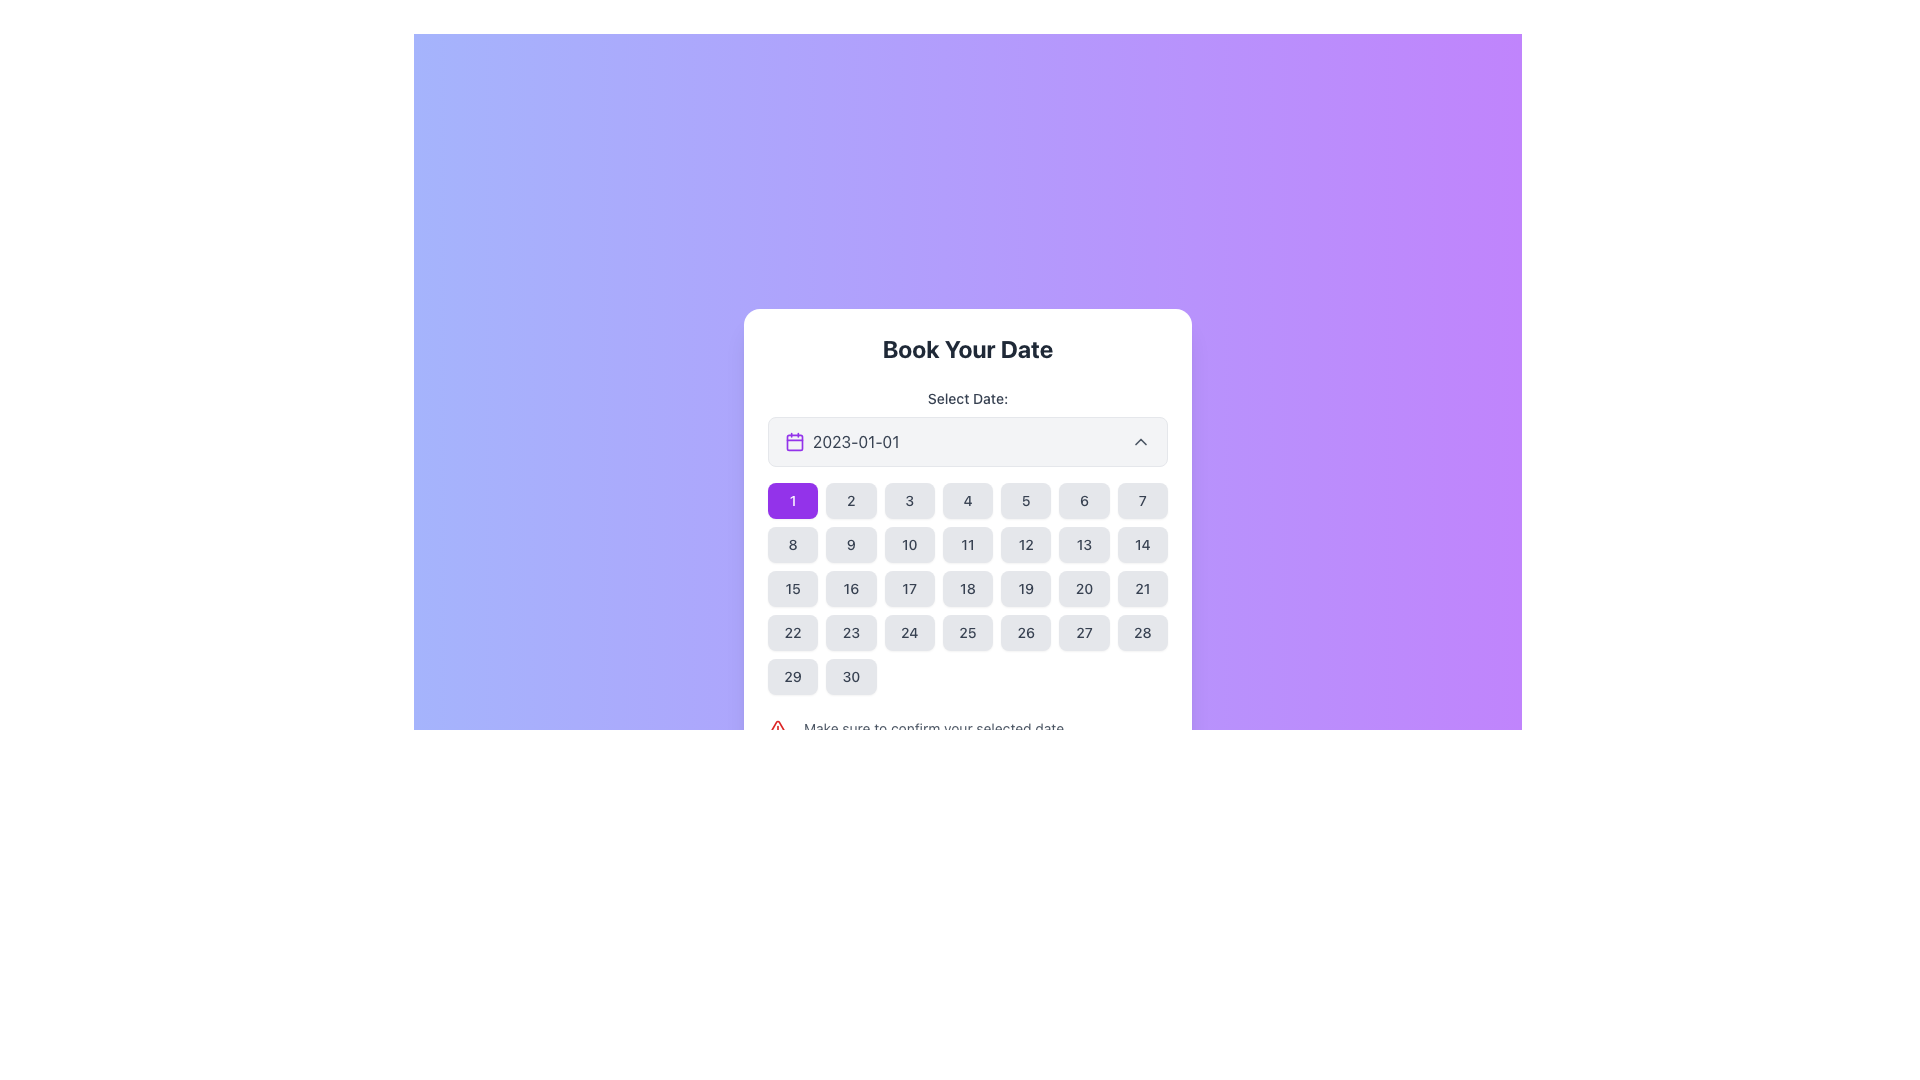 Image resolution: width=1920 pixels, height=1080 pixels. I want to click on the button representing the 18th day in the calendar, so click(968, 588).